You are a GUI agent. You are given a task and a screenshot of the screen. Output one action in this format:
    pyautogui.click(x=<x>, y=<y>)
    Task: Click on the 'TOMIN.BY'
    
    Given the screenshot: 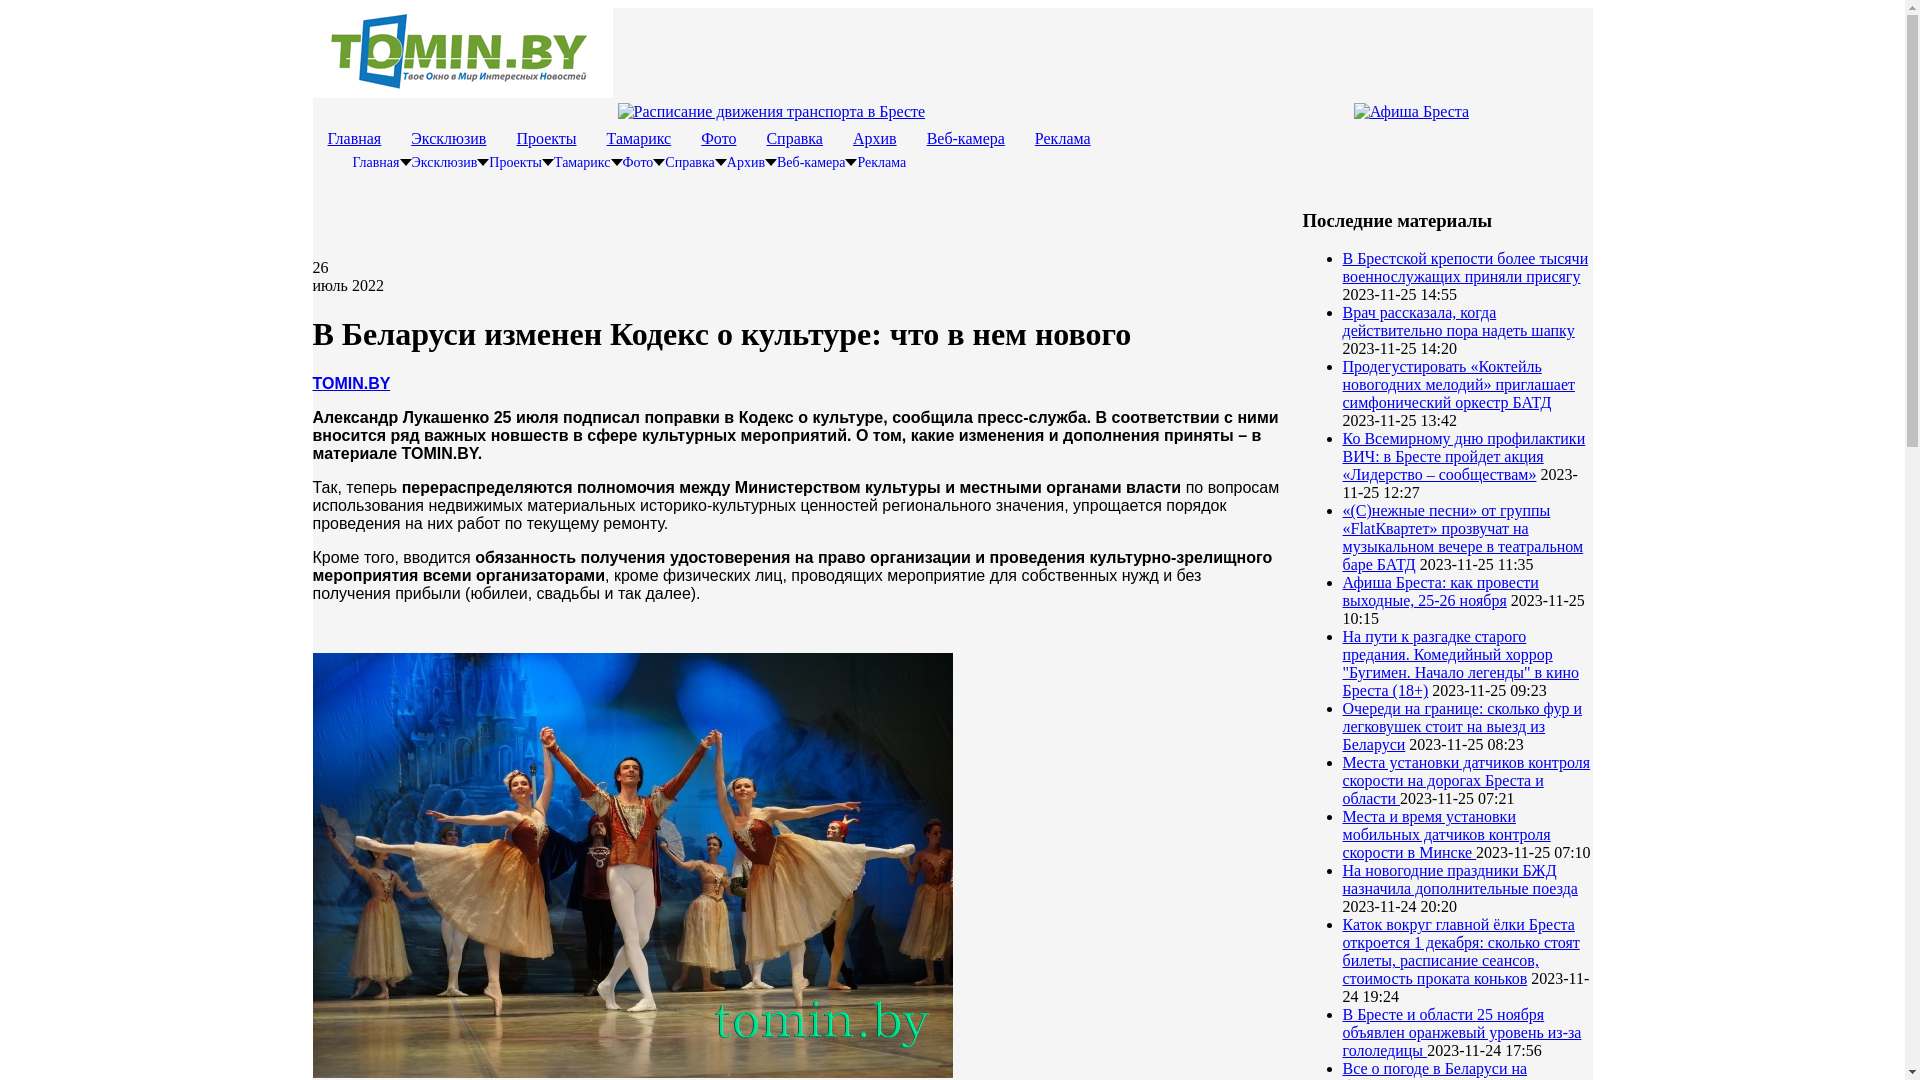 What is the action you would take?
    pyautogui.click(x=350, y=383)
    